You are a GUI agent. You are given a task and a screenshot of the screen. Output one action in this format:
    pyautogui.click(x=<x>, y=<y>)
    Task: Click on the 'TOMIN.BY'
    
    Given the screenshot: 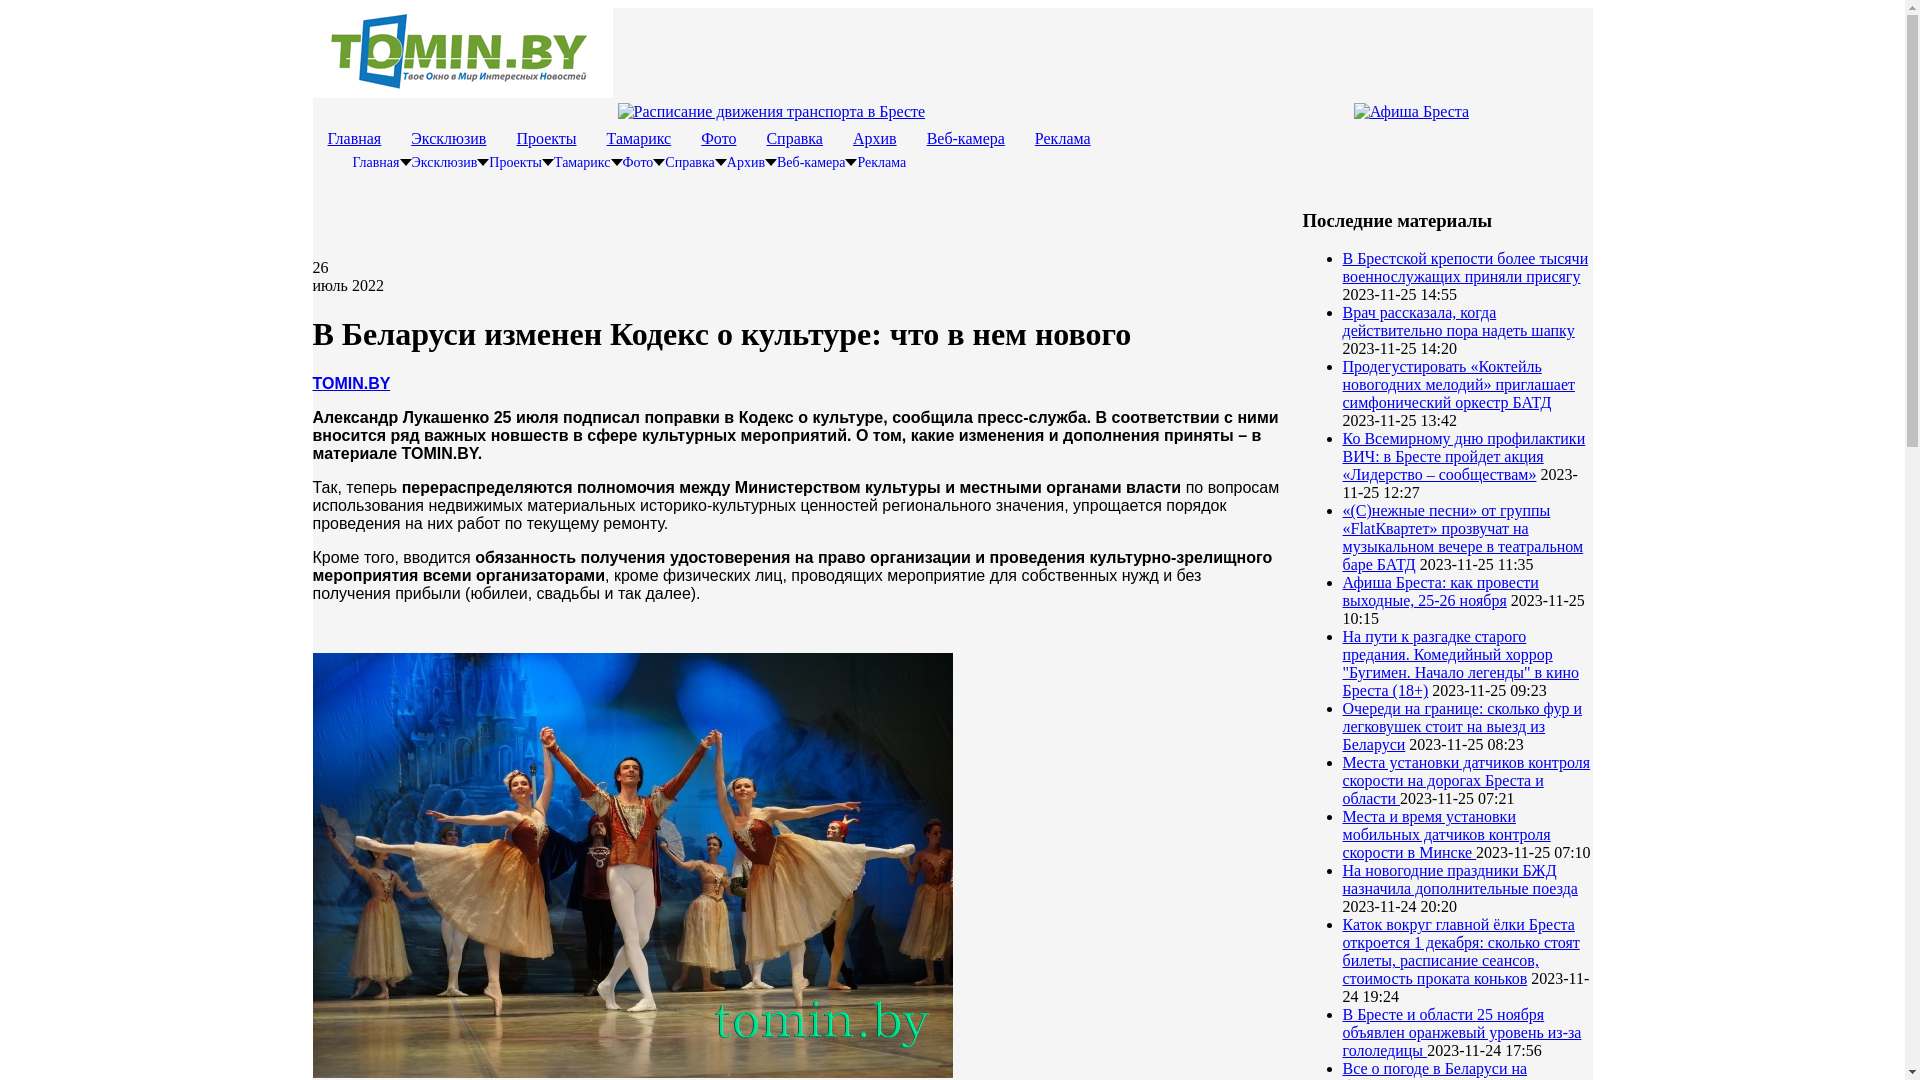 What is the action you would take?
    pyautogui.click(x=350, y=383)
    